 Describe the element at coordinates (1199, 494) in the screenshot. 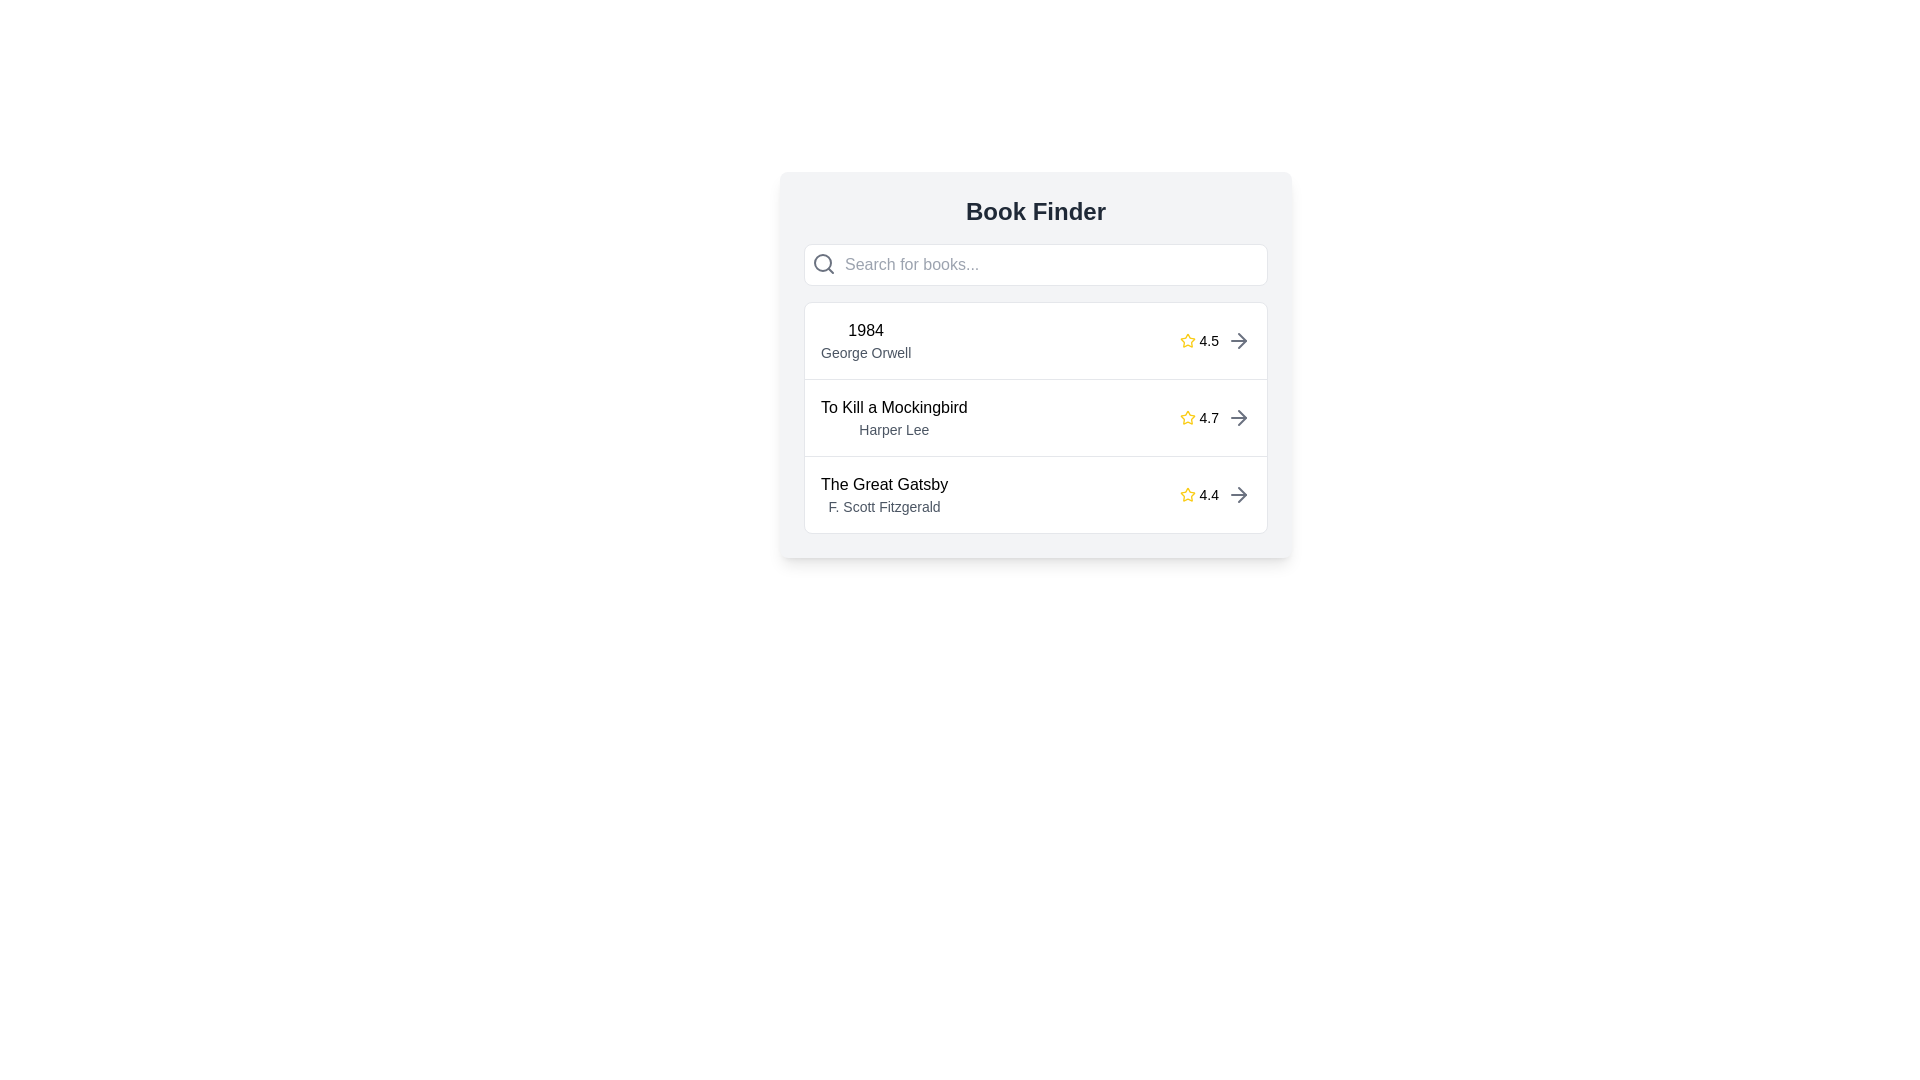

I see `numeric rating indicator displaying '4.4' next to the star icon for 'The Great Gatsby' book details` at that location.